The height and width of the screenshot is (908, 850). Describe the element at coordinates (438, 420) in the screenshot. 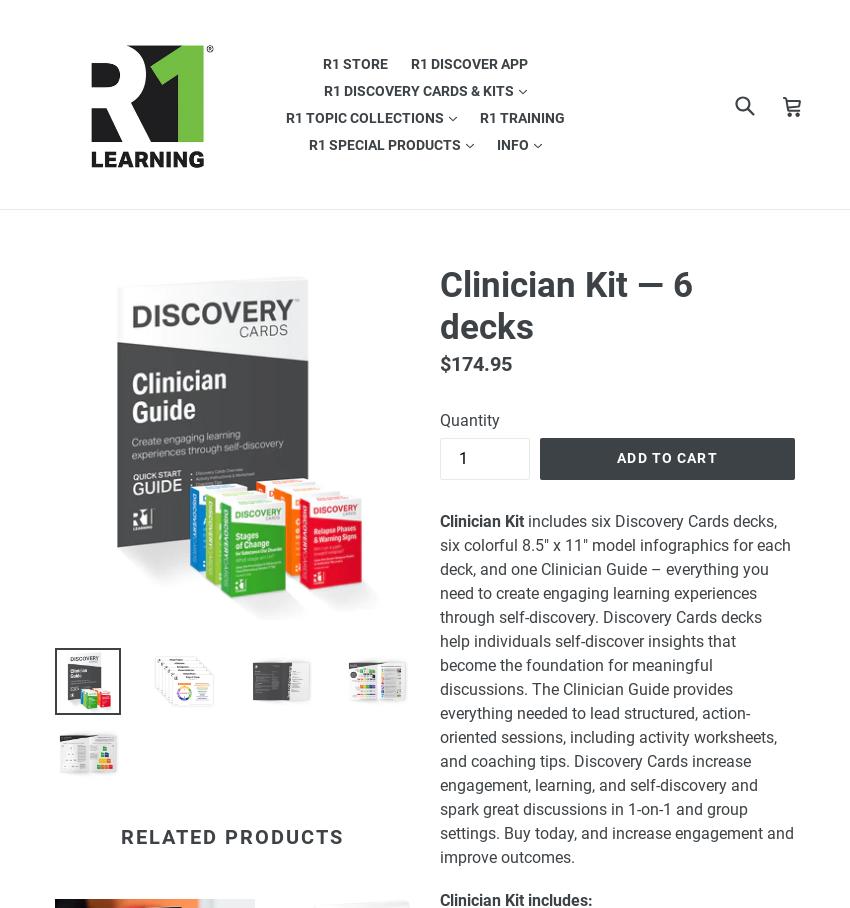

I see `'Quantity'` at that location.